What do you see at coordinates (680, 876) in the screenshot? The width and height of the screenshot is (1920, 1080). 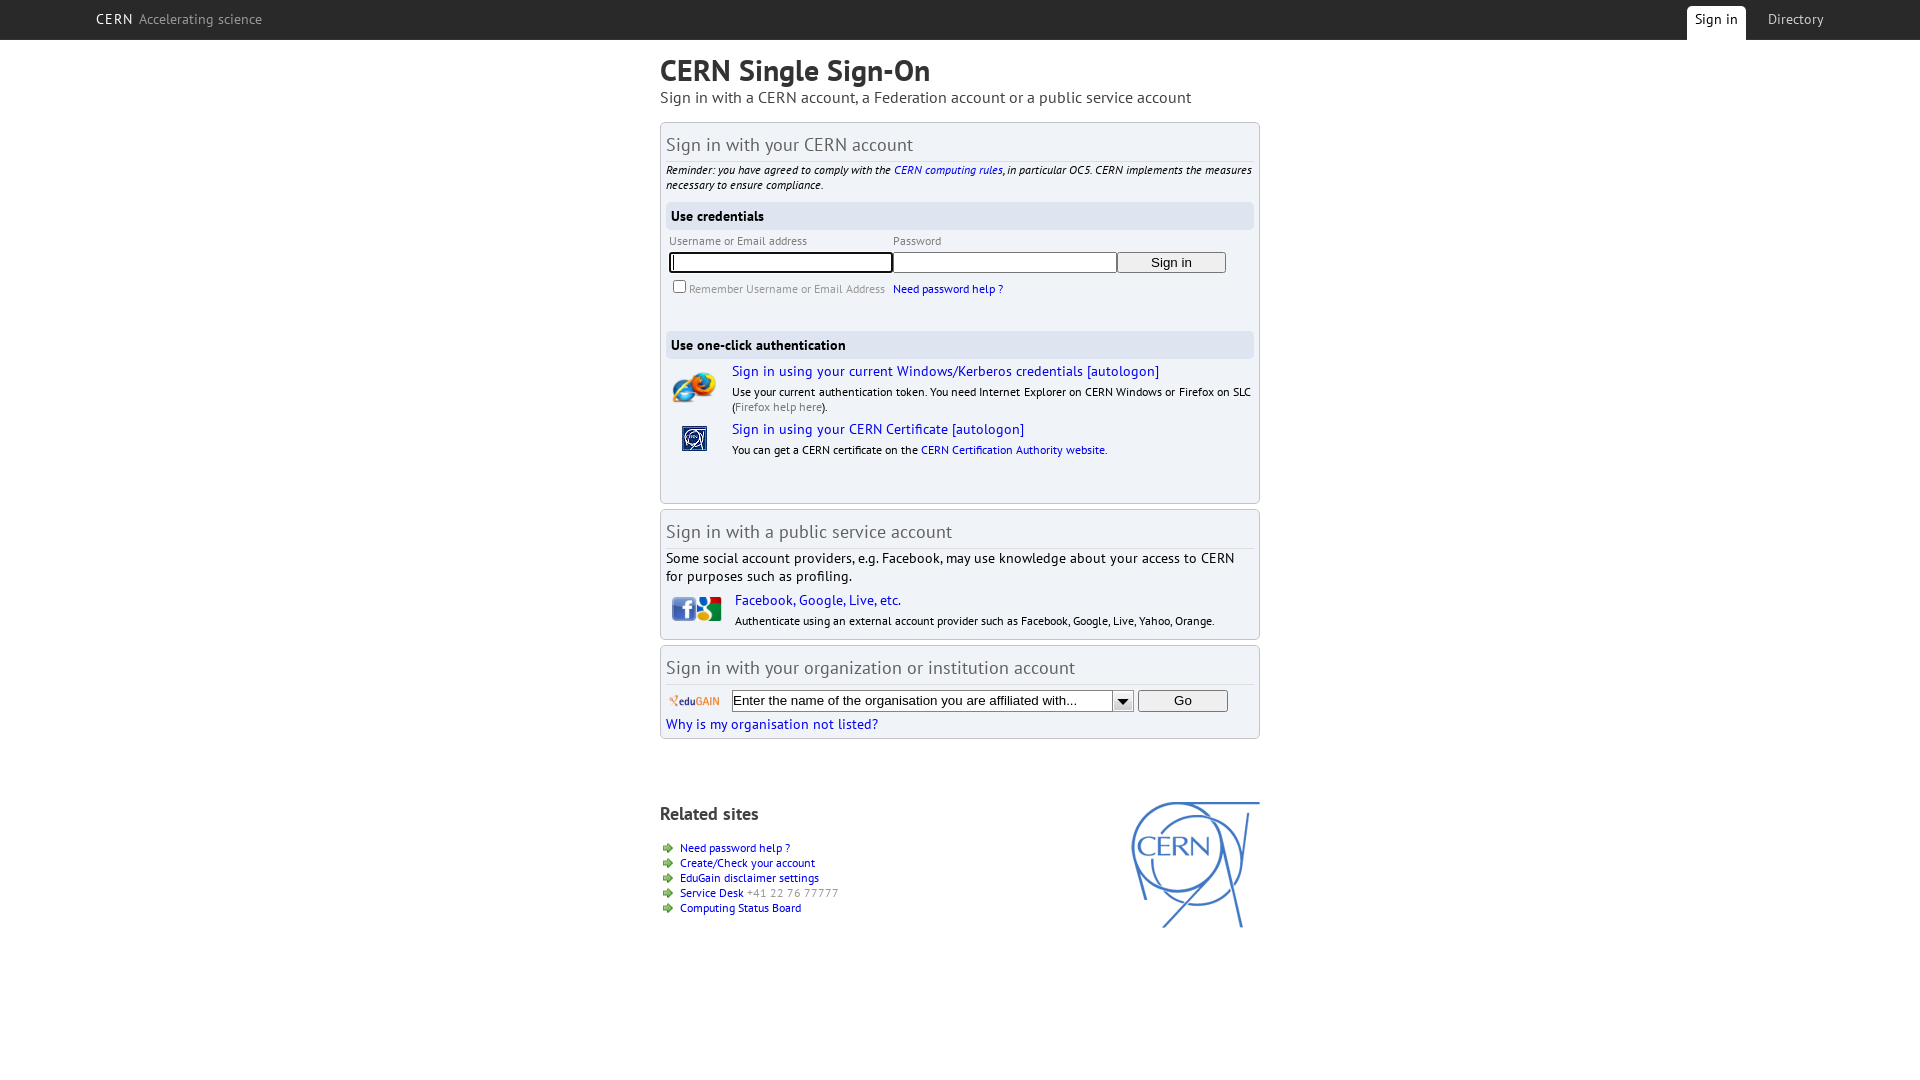 I see `'EduGain disclaimer settings'` at bounding box center [680, 876].